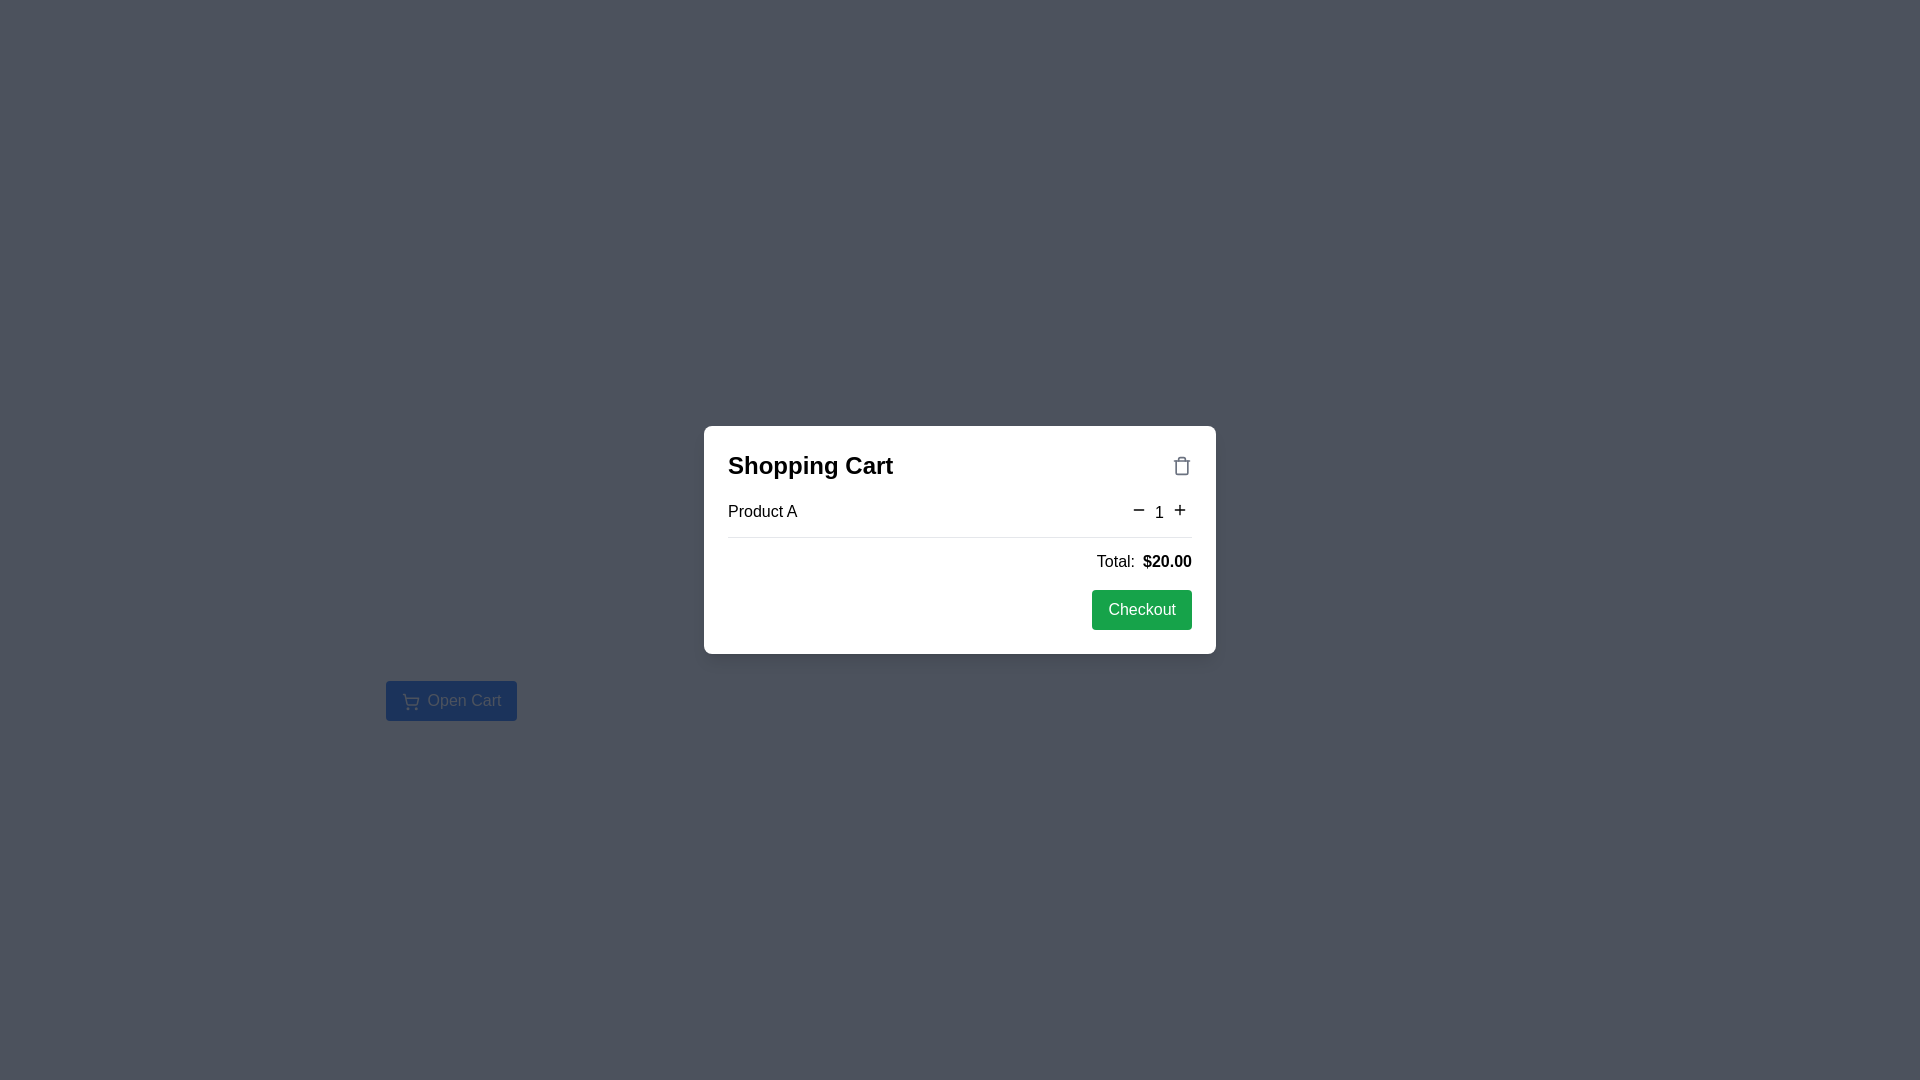  I want to click on the 'Shopping Cart' static text element that appears prominently at the top-left corner of the white card interface, so click(810, 466).